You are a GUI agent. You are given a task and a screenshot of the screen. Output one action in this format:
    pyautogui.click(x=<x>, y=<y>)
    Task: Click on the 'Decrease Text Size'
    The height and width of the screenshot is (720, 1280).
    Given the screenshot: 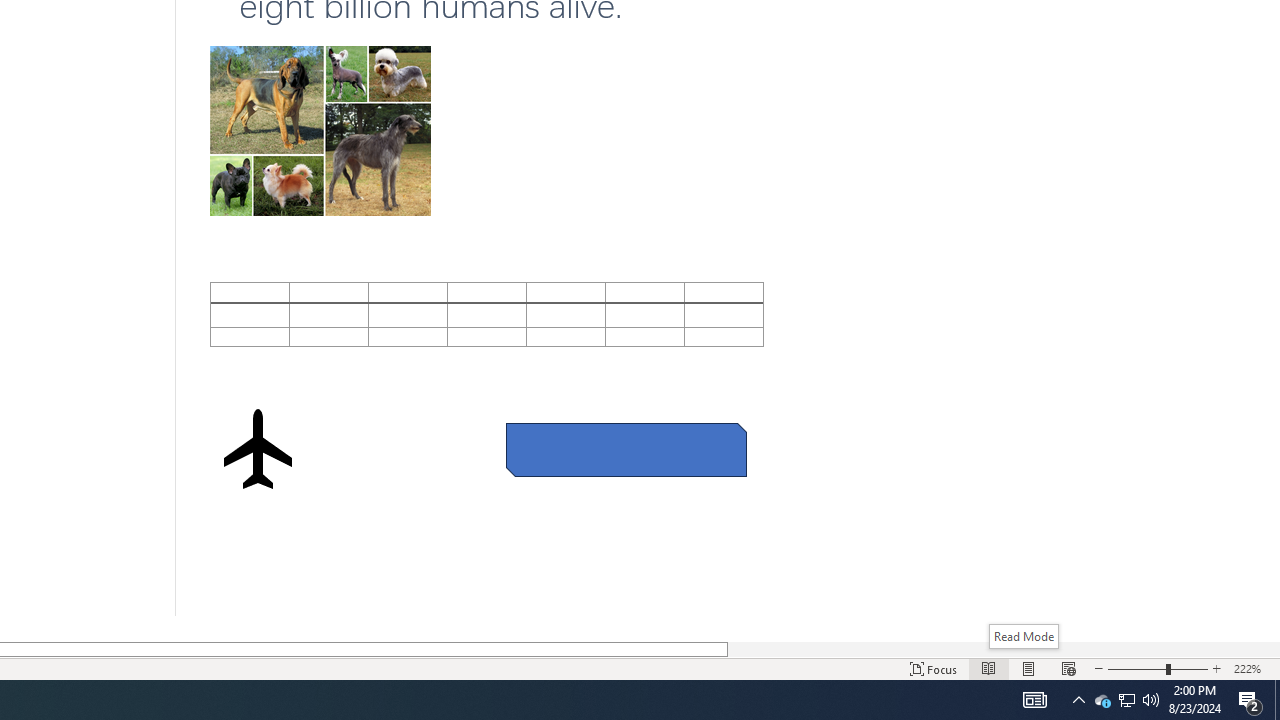 What is the action you would take?
    pyautogui.click(x=1098, y=669)
    